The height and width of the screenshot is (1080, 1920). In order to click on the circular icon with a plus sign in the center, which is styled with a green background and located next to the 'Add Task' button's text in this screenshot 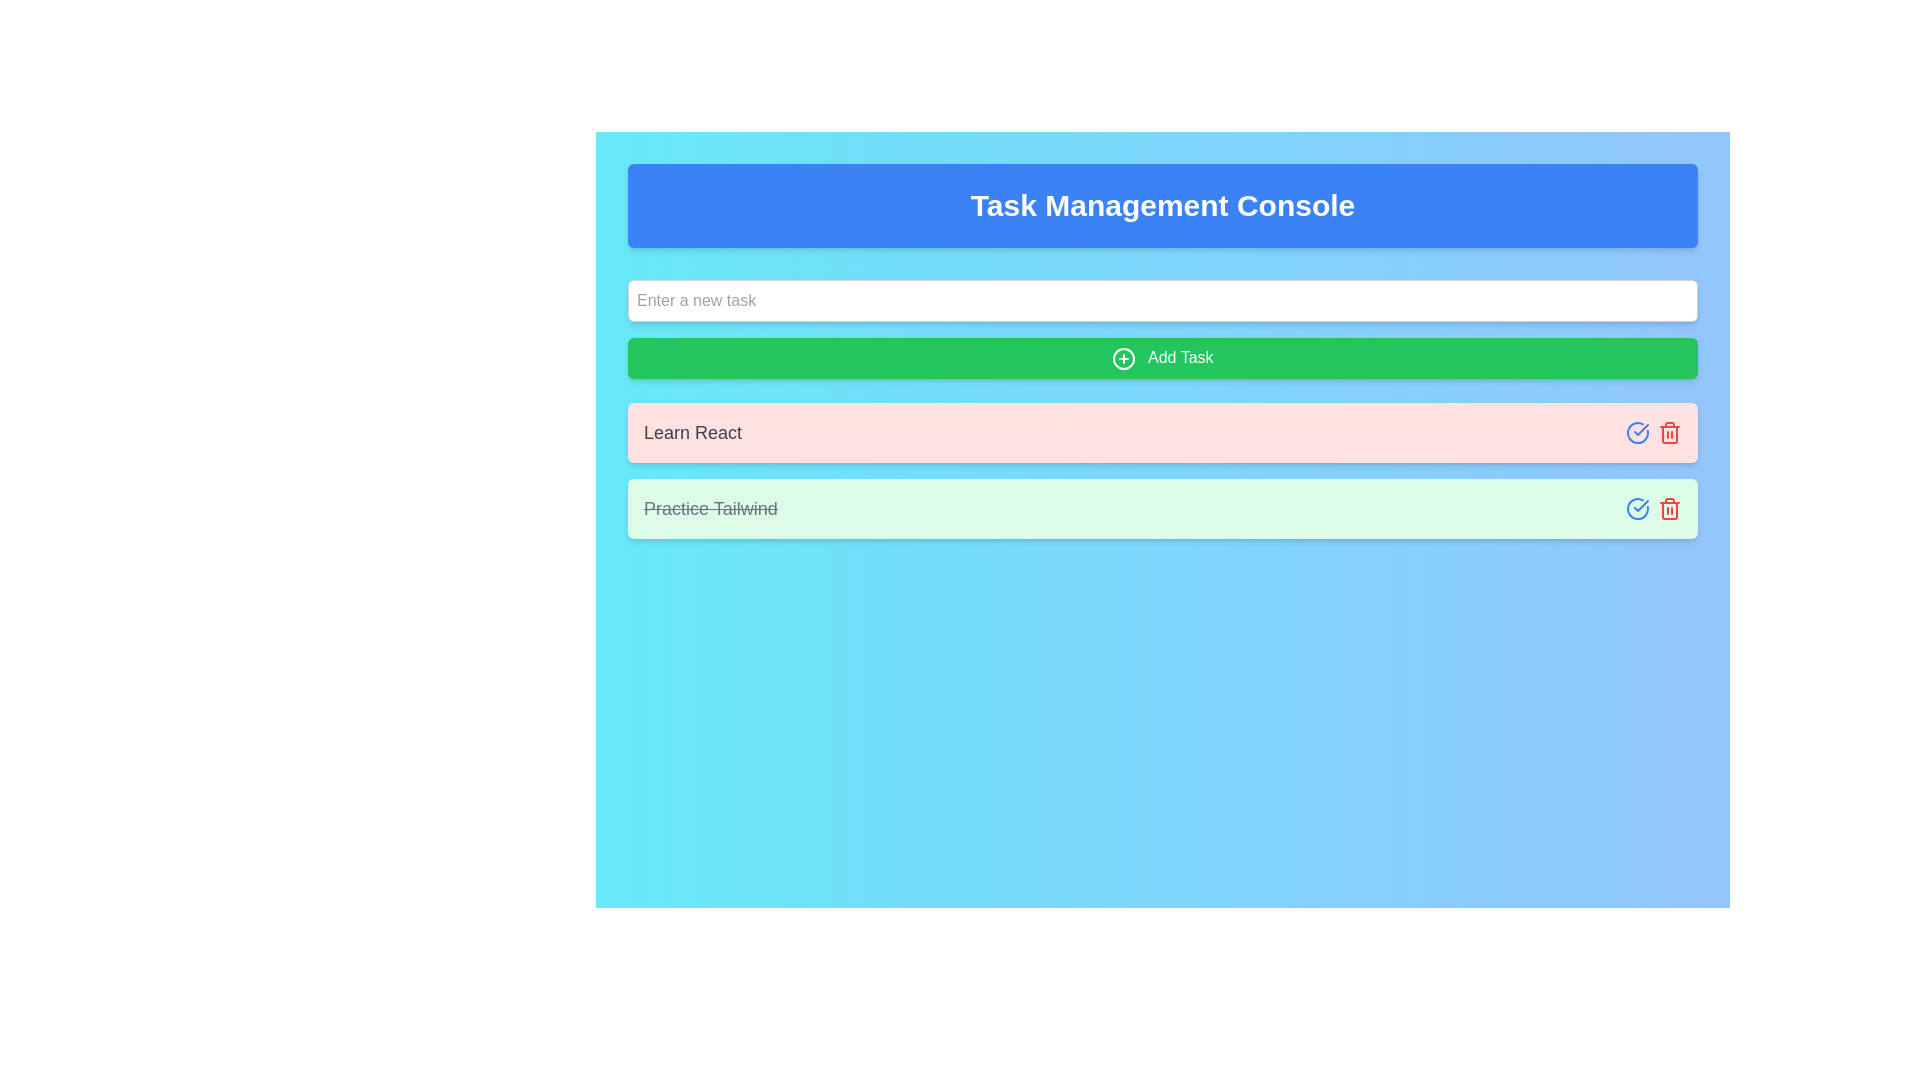, I will do `click(1124, 357)`.